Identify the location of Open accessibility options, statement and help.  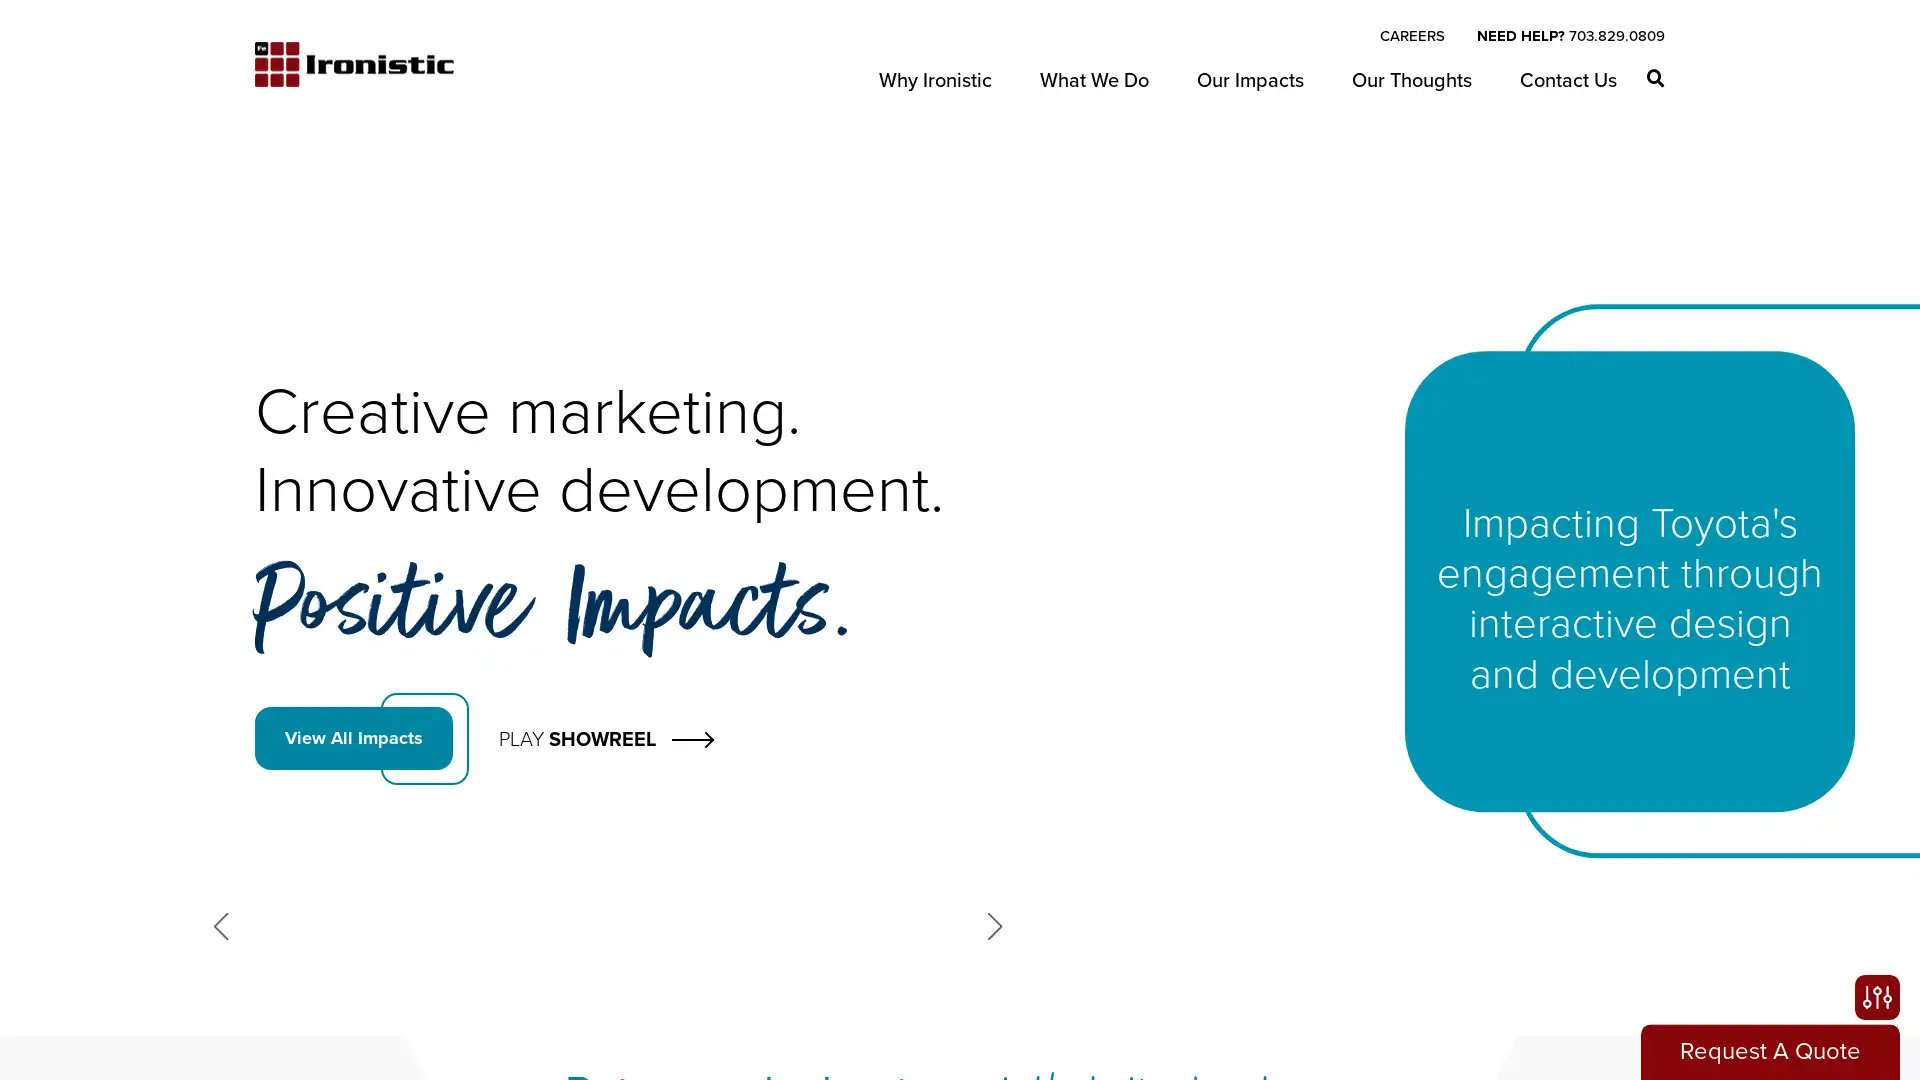
(1876, 997).